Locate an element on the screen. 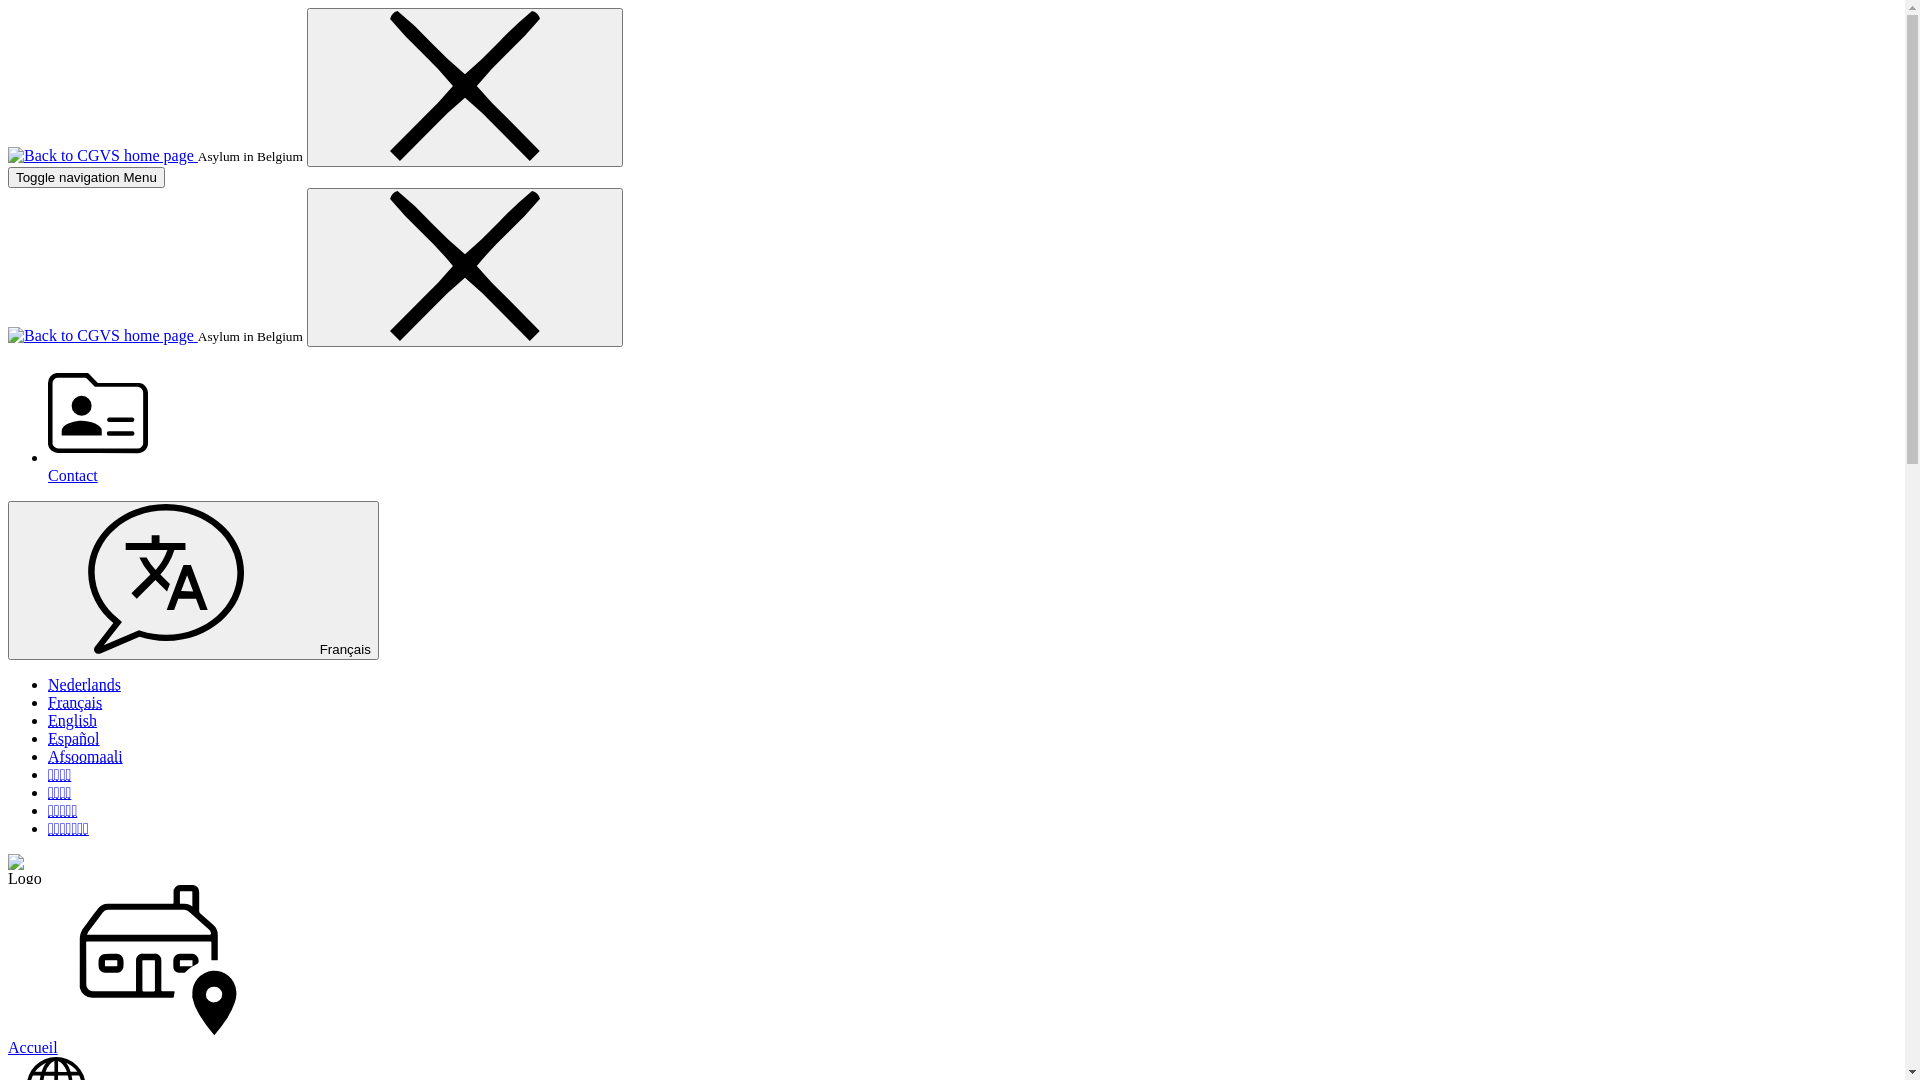  'Accueil' is located at coordinates (951, 970).